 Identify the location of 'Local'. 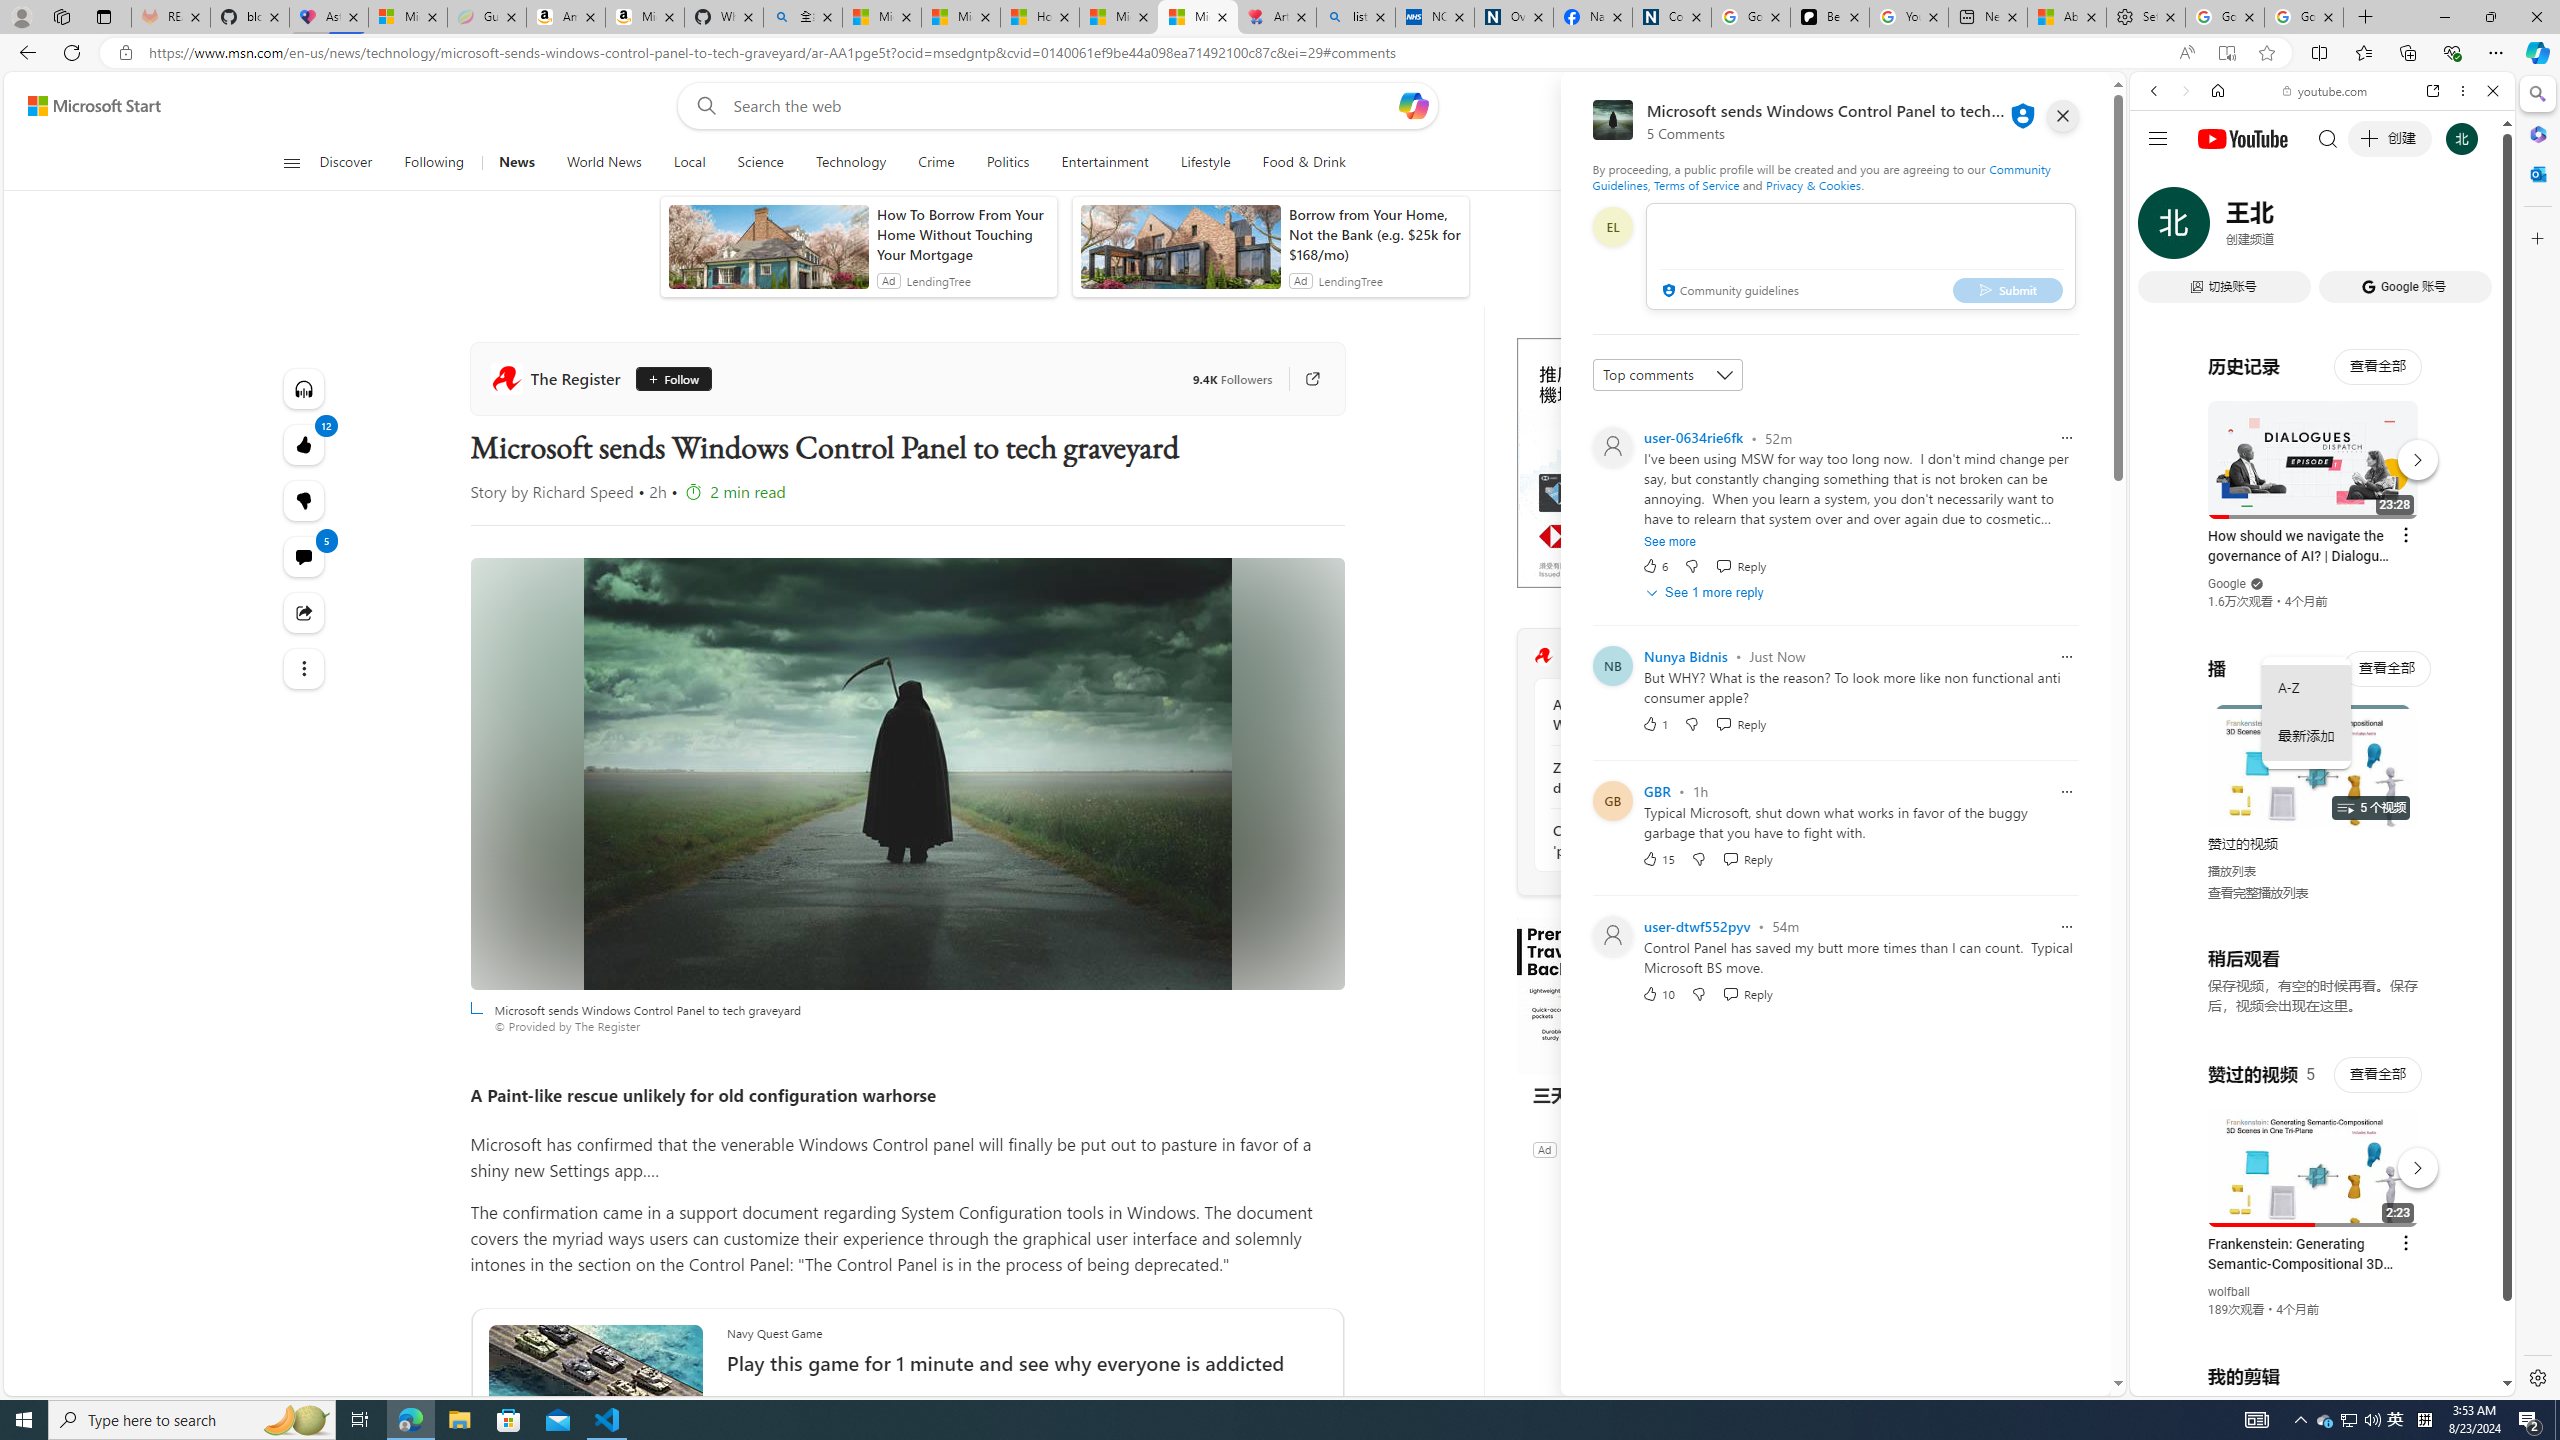
(688, 162).